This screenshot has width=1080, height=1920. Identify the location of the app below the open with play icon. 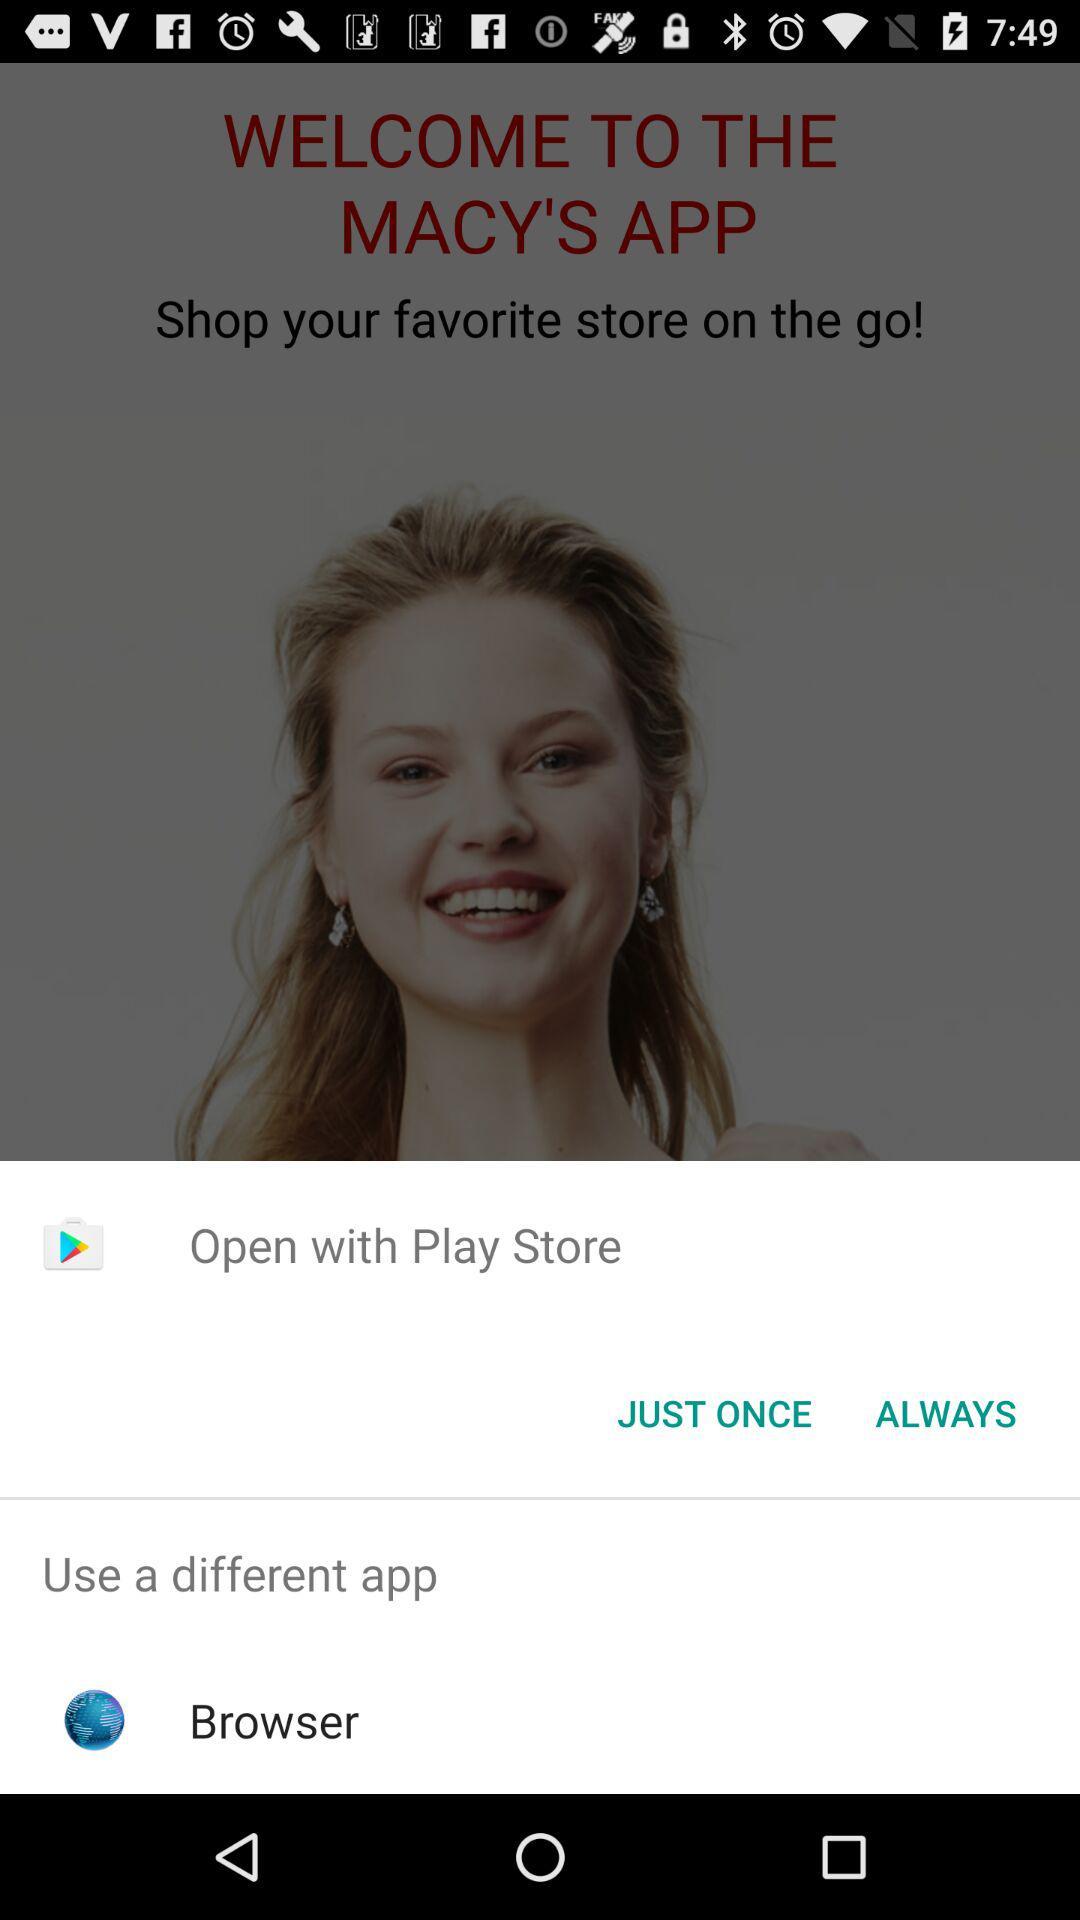
(945, 1411).